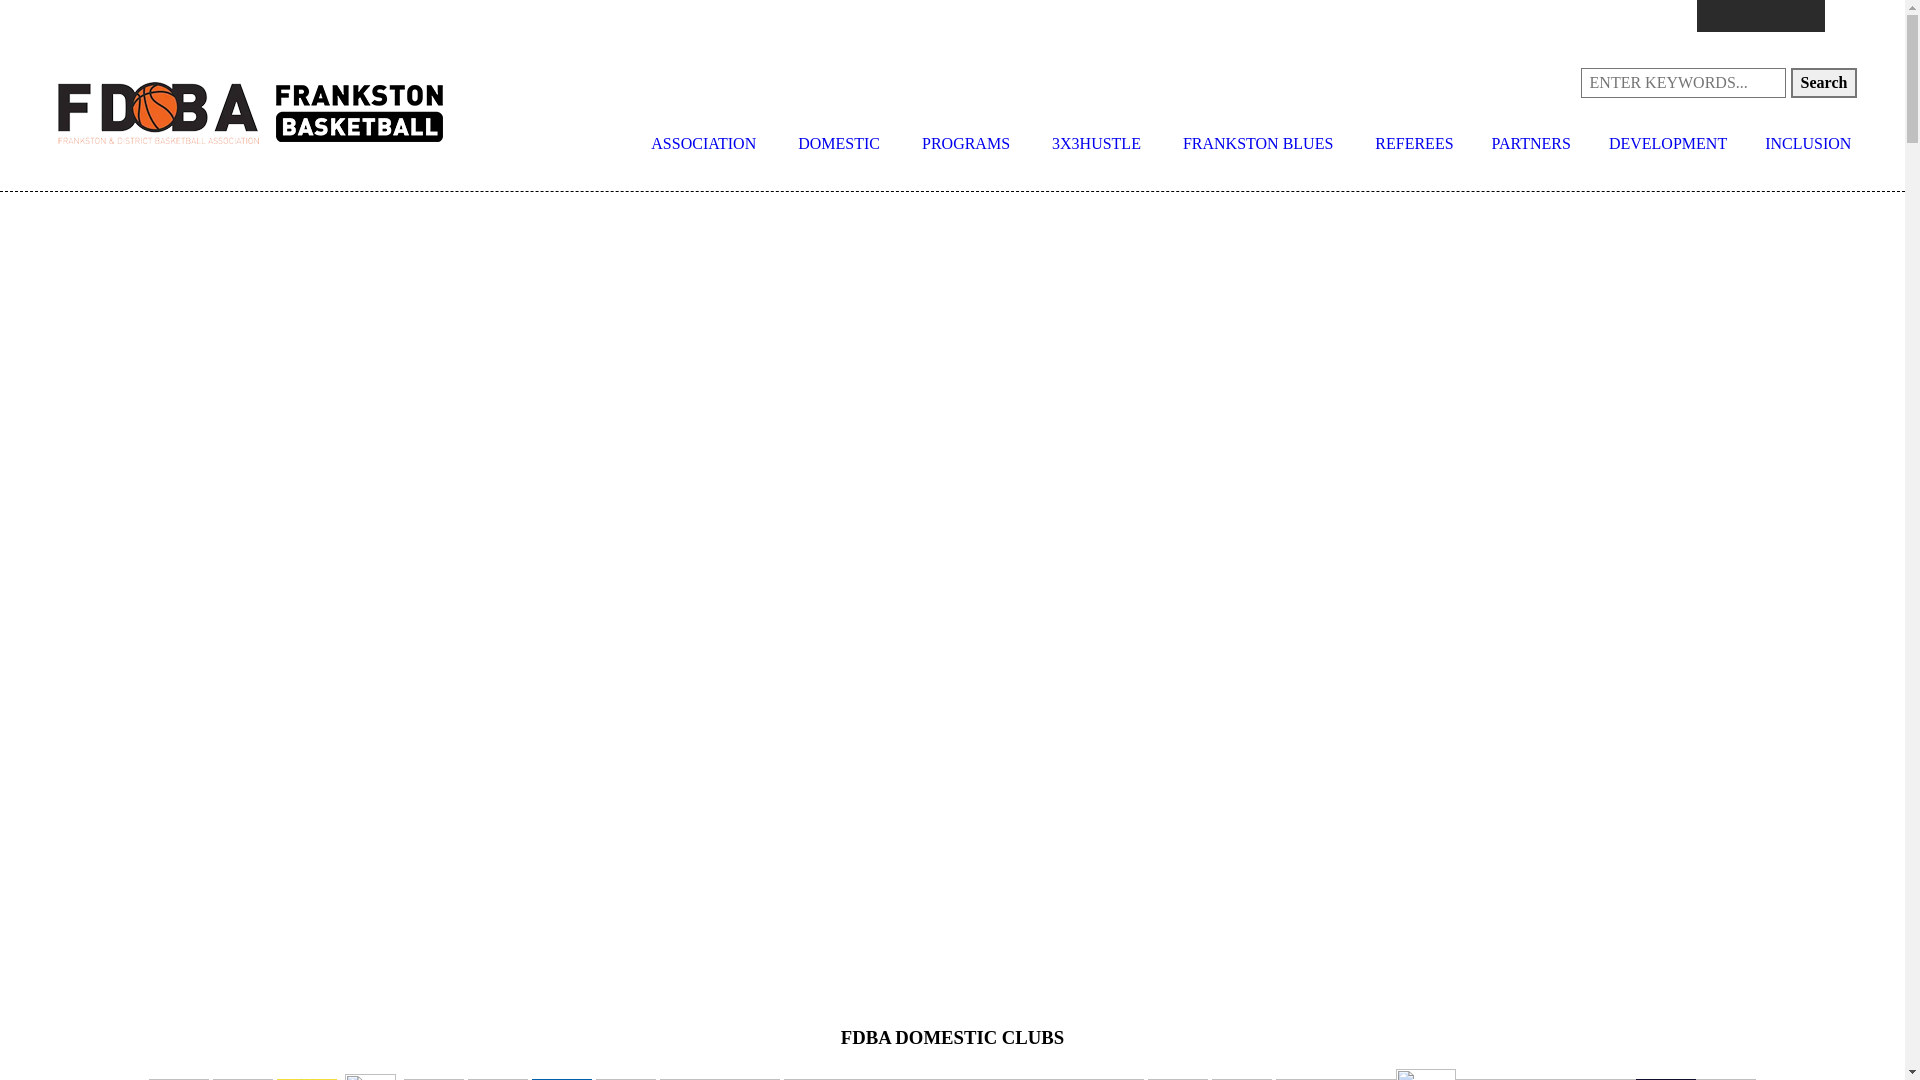 The width and height of the screenshot is (1920, 1080). Describe the element at coordinates (507, 15) in the screenshot. I see `'competitions@fdba.com.au'` at that location.